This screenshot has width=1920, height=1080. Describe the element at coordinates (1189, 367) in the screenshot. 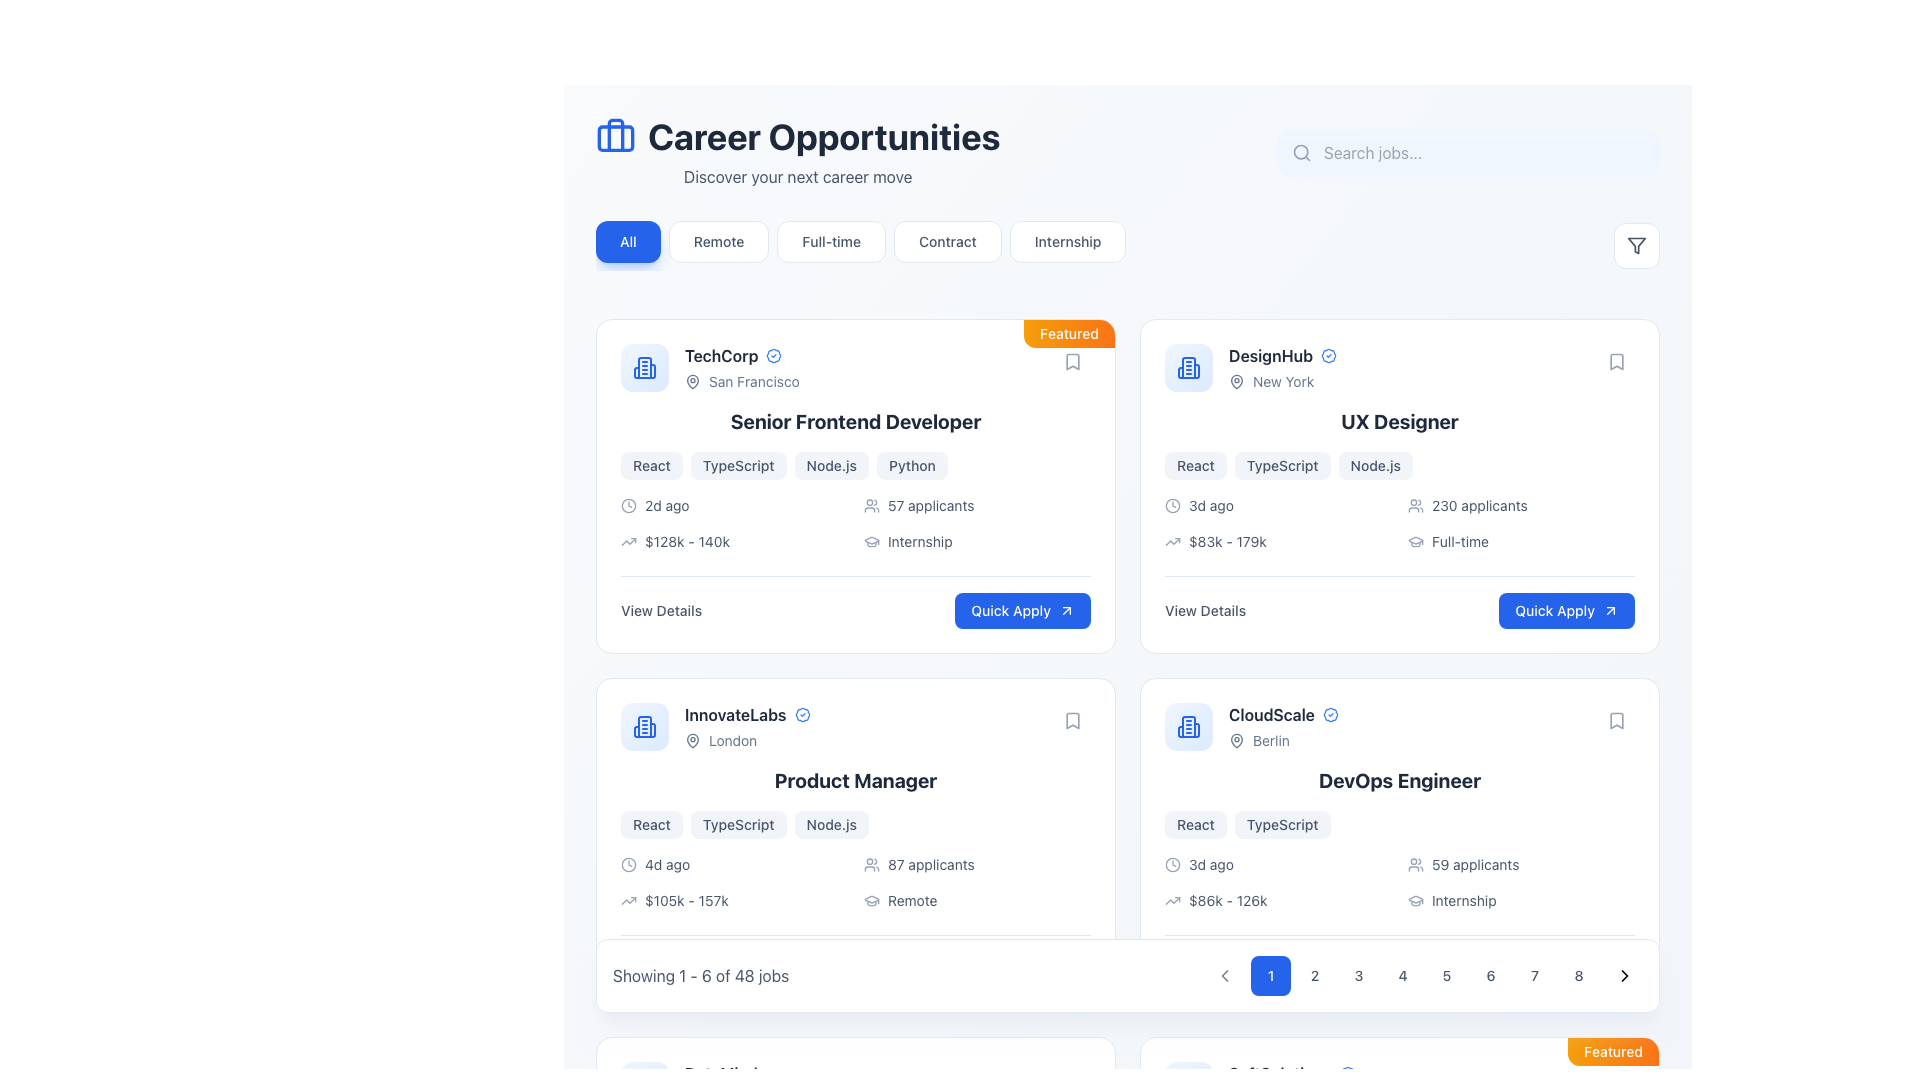

I see `the 'DesignHub' icon, which is centered within a rounded blue-gradient background in the top right section of the grid layout under the 'Career Opportunities' heading` at that location.